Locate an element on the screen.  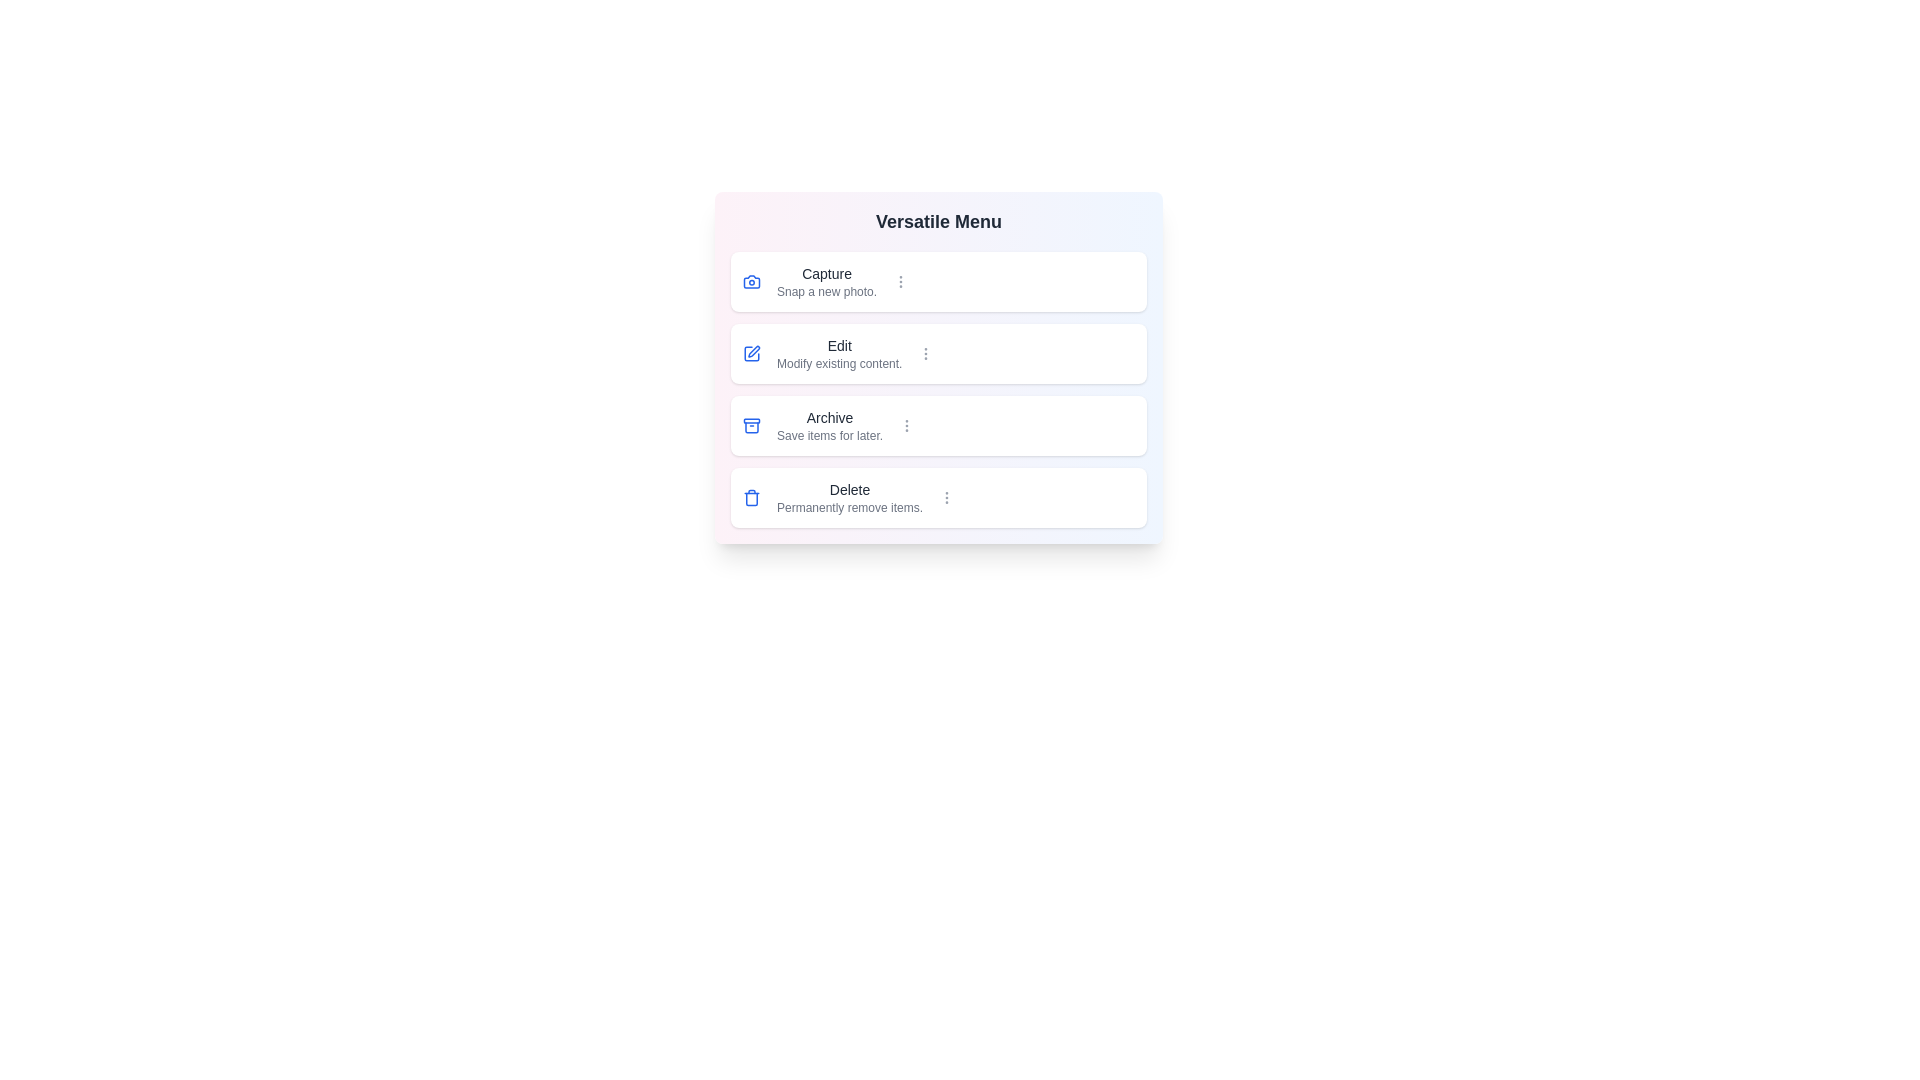
the menu item labeled Archive to select it is located at coordinates (938, 424).